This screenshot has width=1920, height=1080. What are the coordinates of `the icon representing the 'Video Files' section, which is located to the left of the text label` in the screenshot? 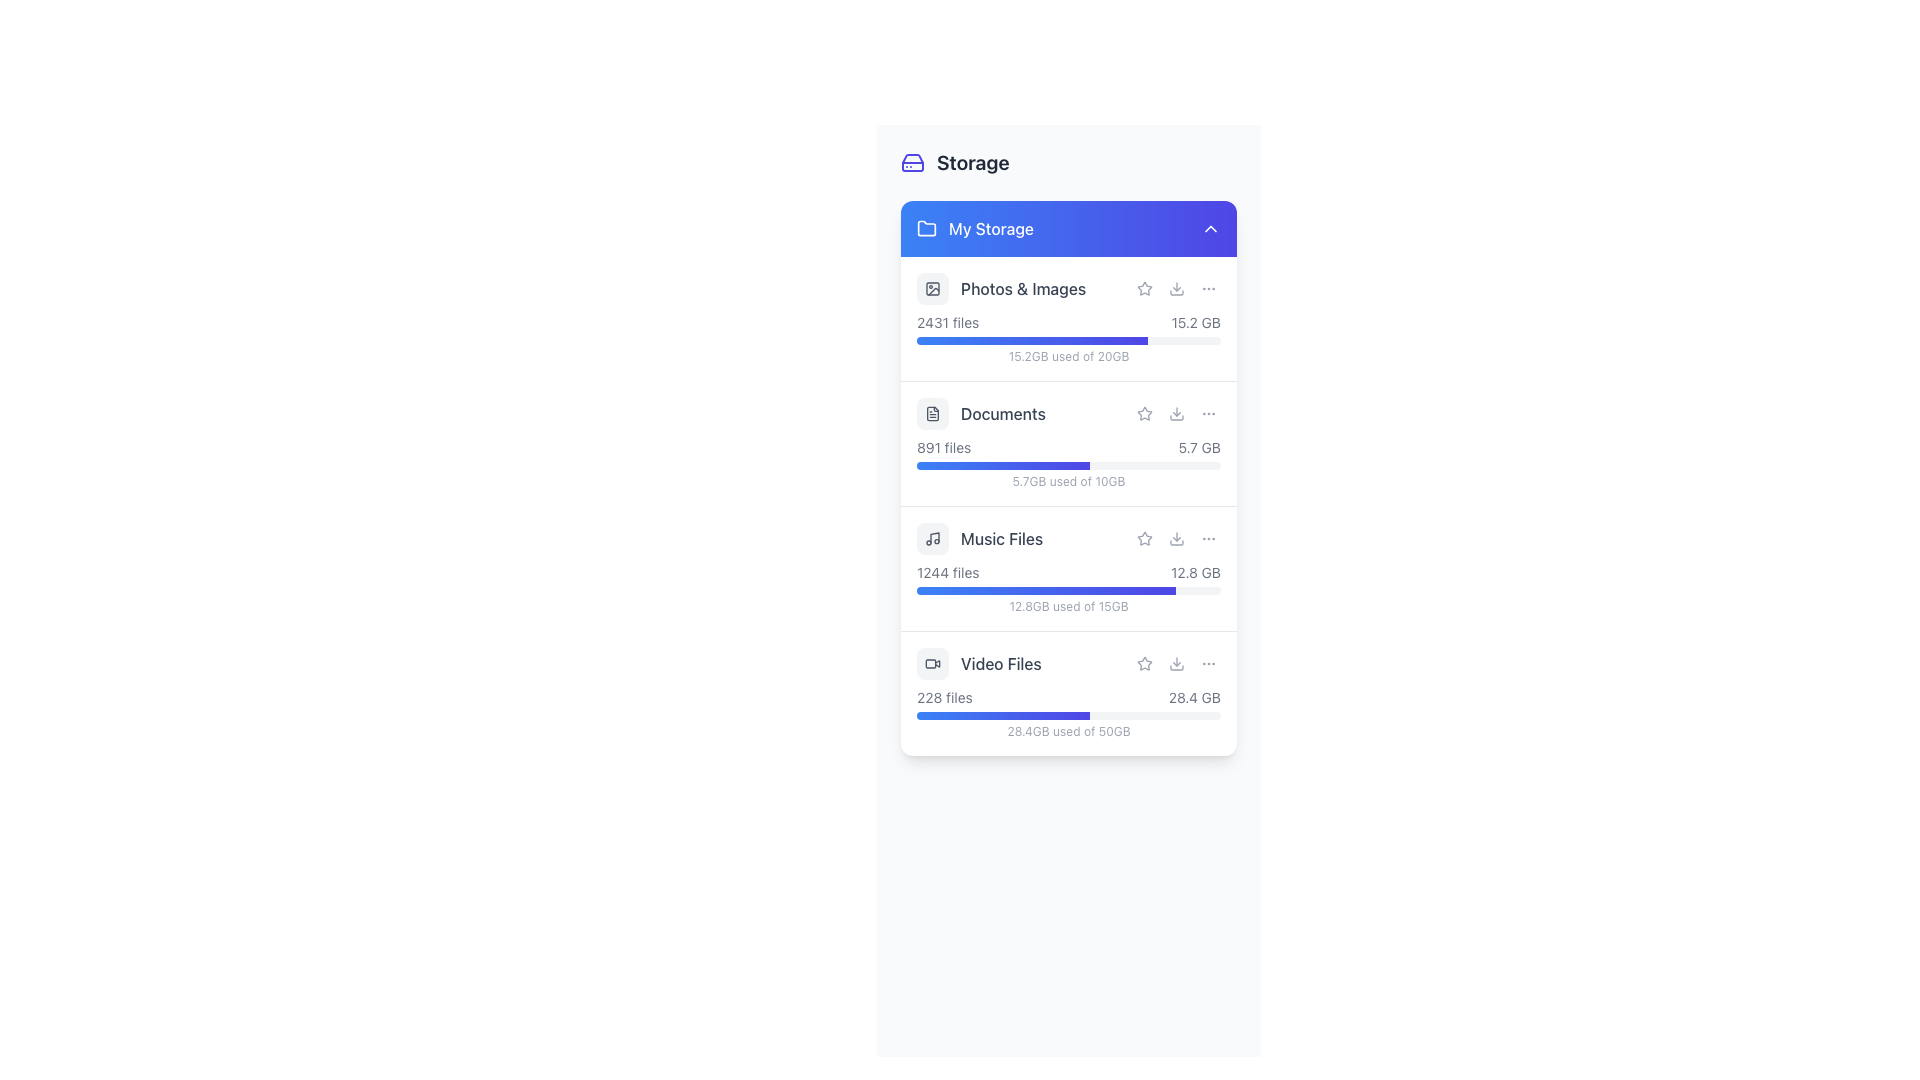 It's located at (931, 663).